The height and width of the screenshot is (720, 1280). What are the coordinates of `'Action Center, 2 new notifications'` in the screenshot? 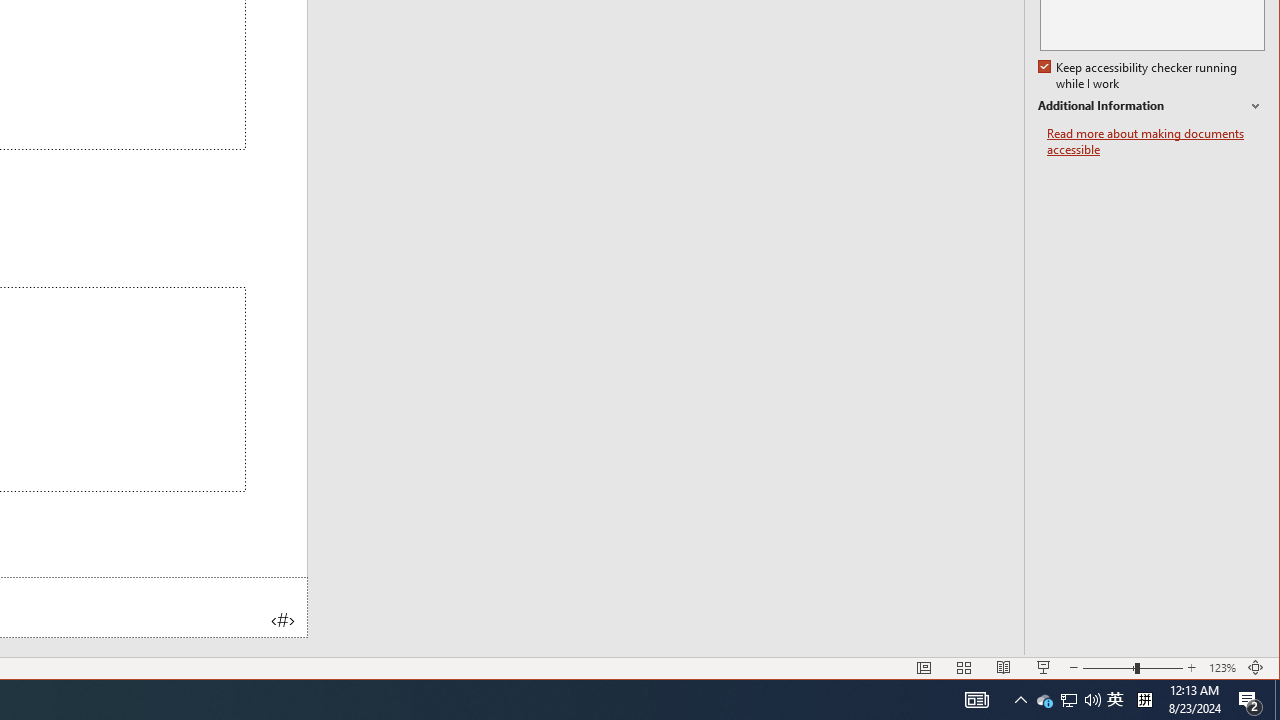 It's located at (1276, 698).